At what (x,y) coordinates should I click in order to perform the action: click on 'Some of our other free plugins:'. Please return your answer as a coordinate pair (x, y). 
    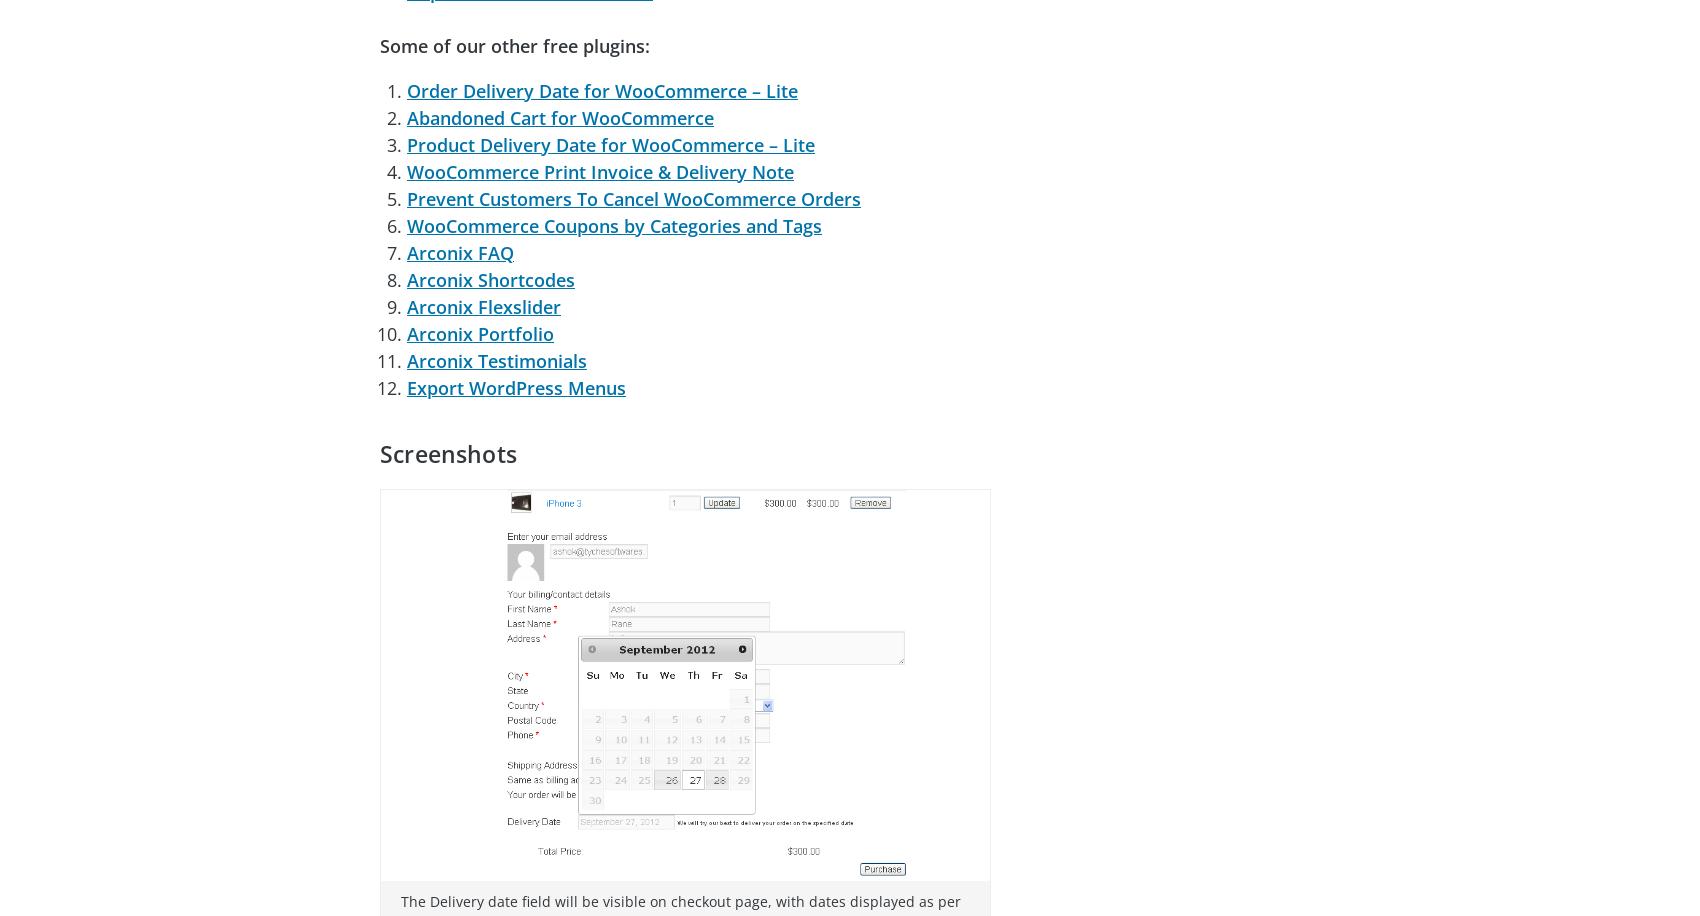
    Looking at the image, I should click on (378, 44).